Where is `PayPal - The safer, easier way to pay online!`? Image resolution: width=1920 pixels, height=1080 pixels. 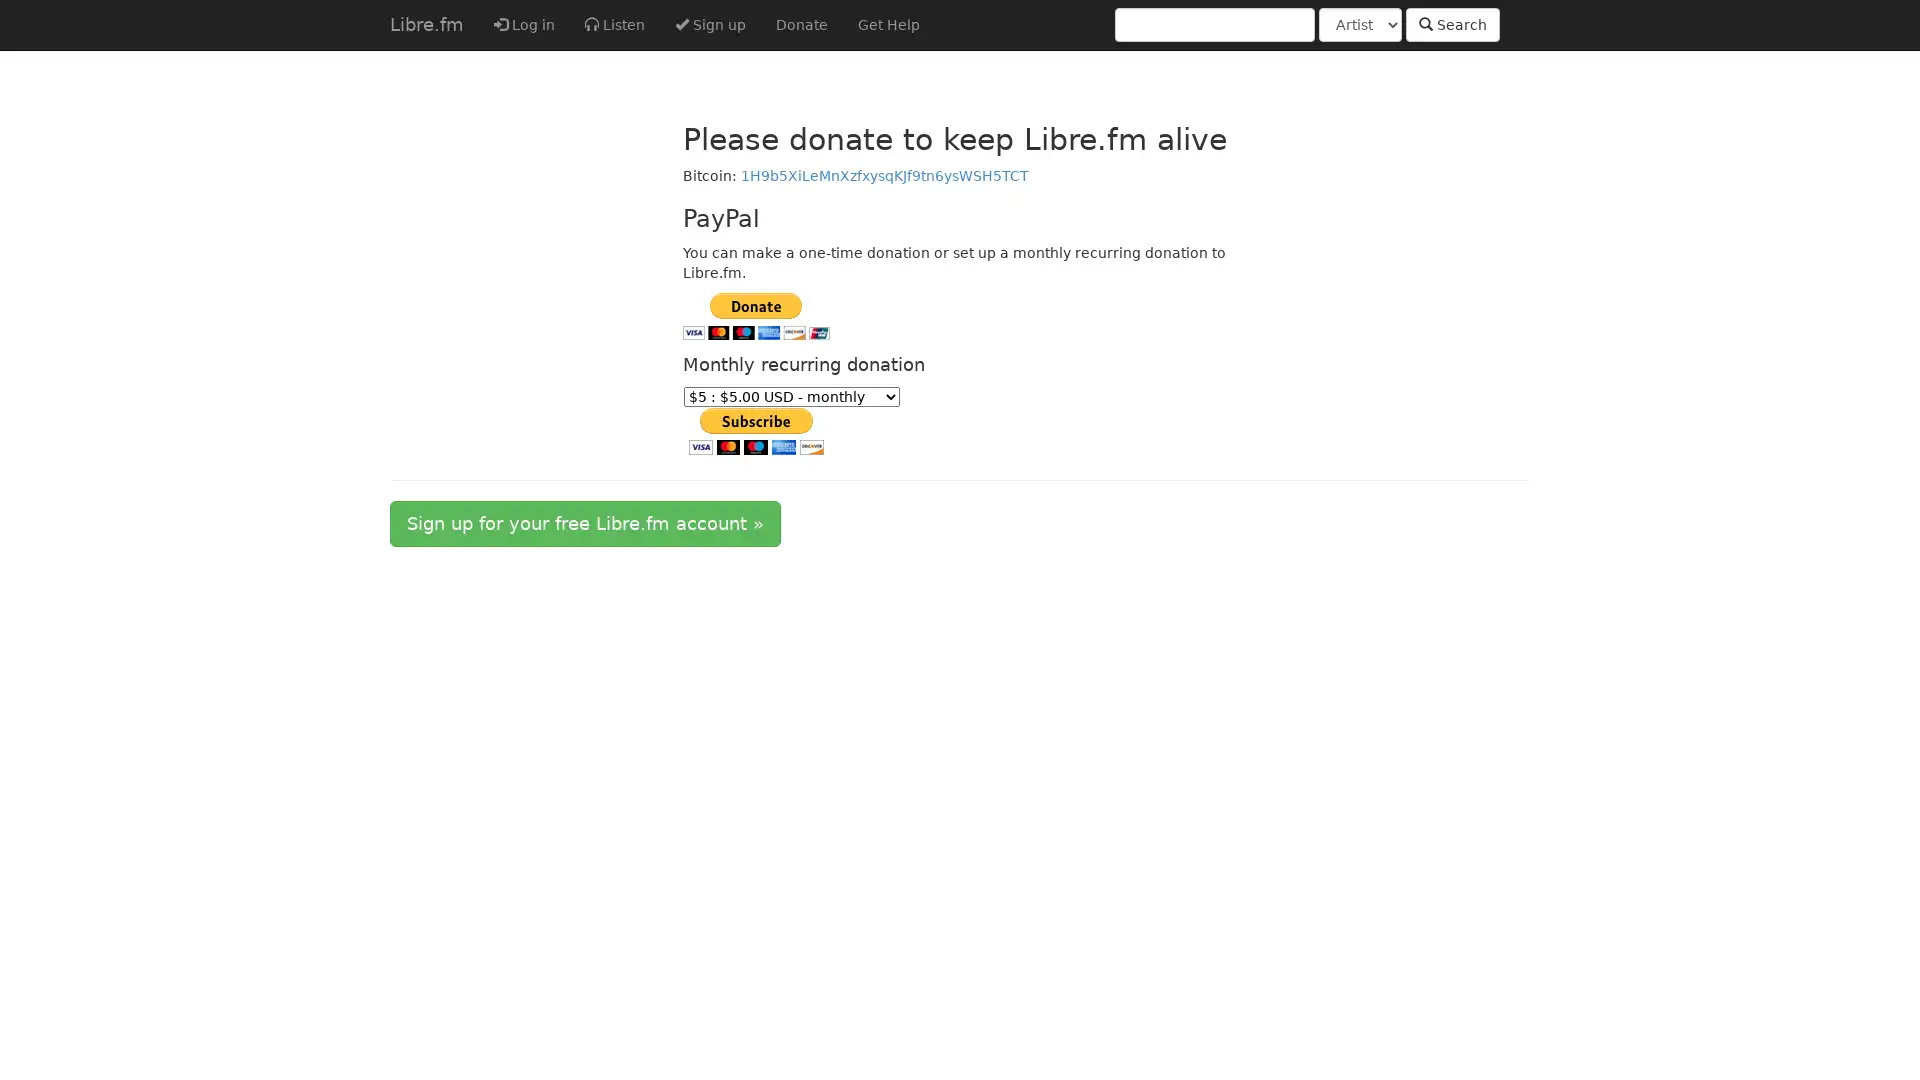 PayPal - The safer, easier way to pay online! is located at coordinates (754, 430).